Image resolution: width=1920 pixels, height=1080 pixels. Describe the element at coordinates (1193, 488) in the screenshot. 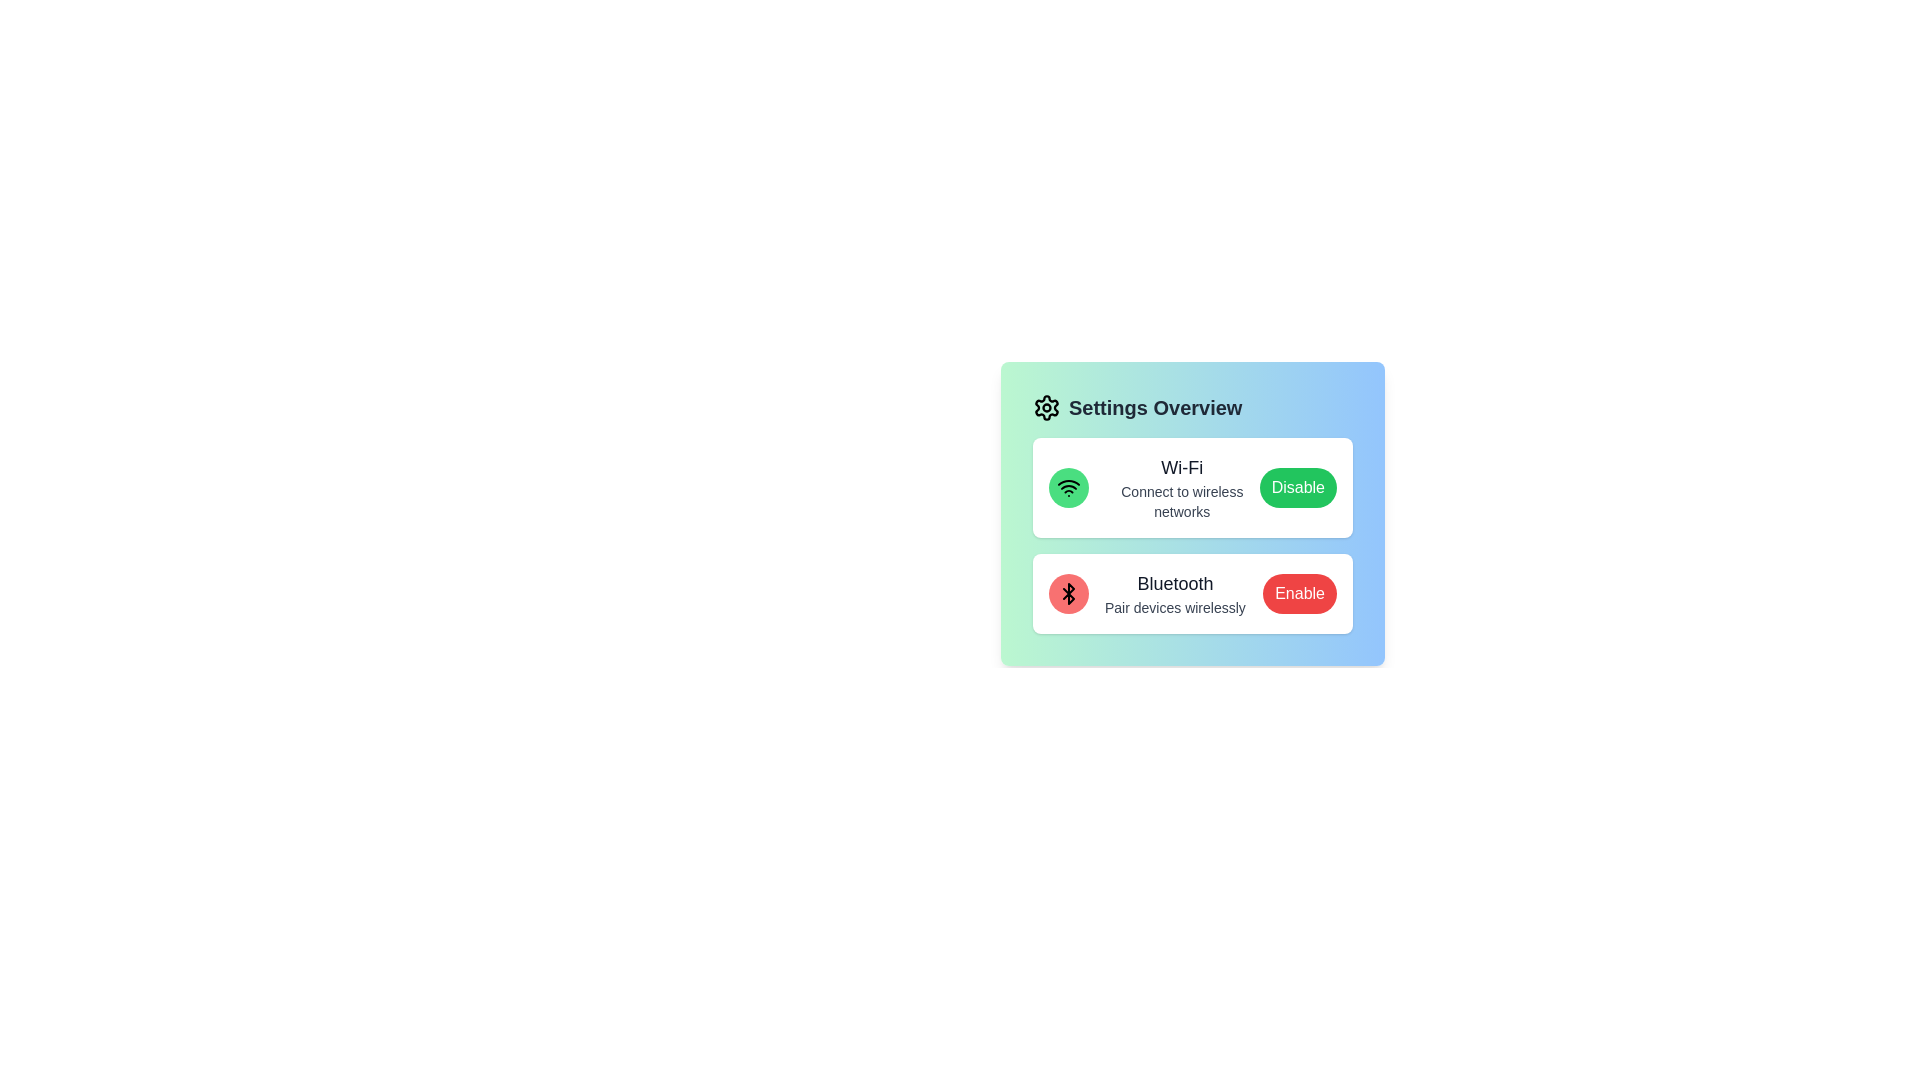

I see `the list item for Wi-Fi` at that location.